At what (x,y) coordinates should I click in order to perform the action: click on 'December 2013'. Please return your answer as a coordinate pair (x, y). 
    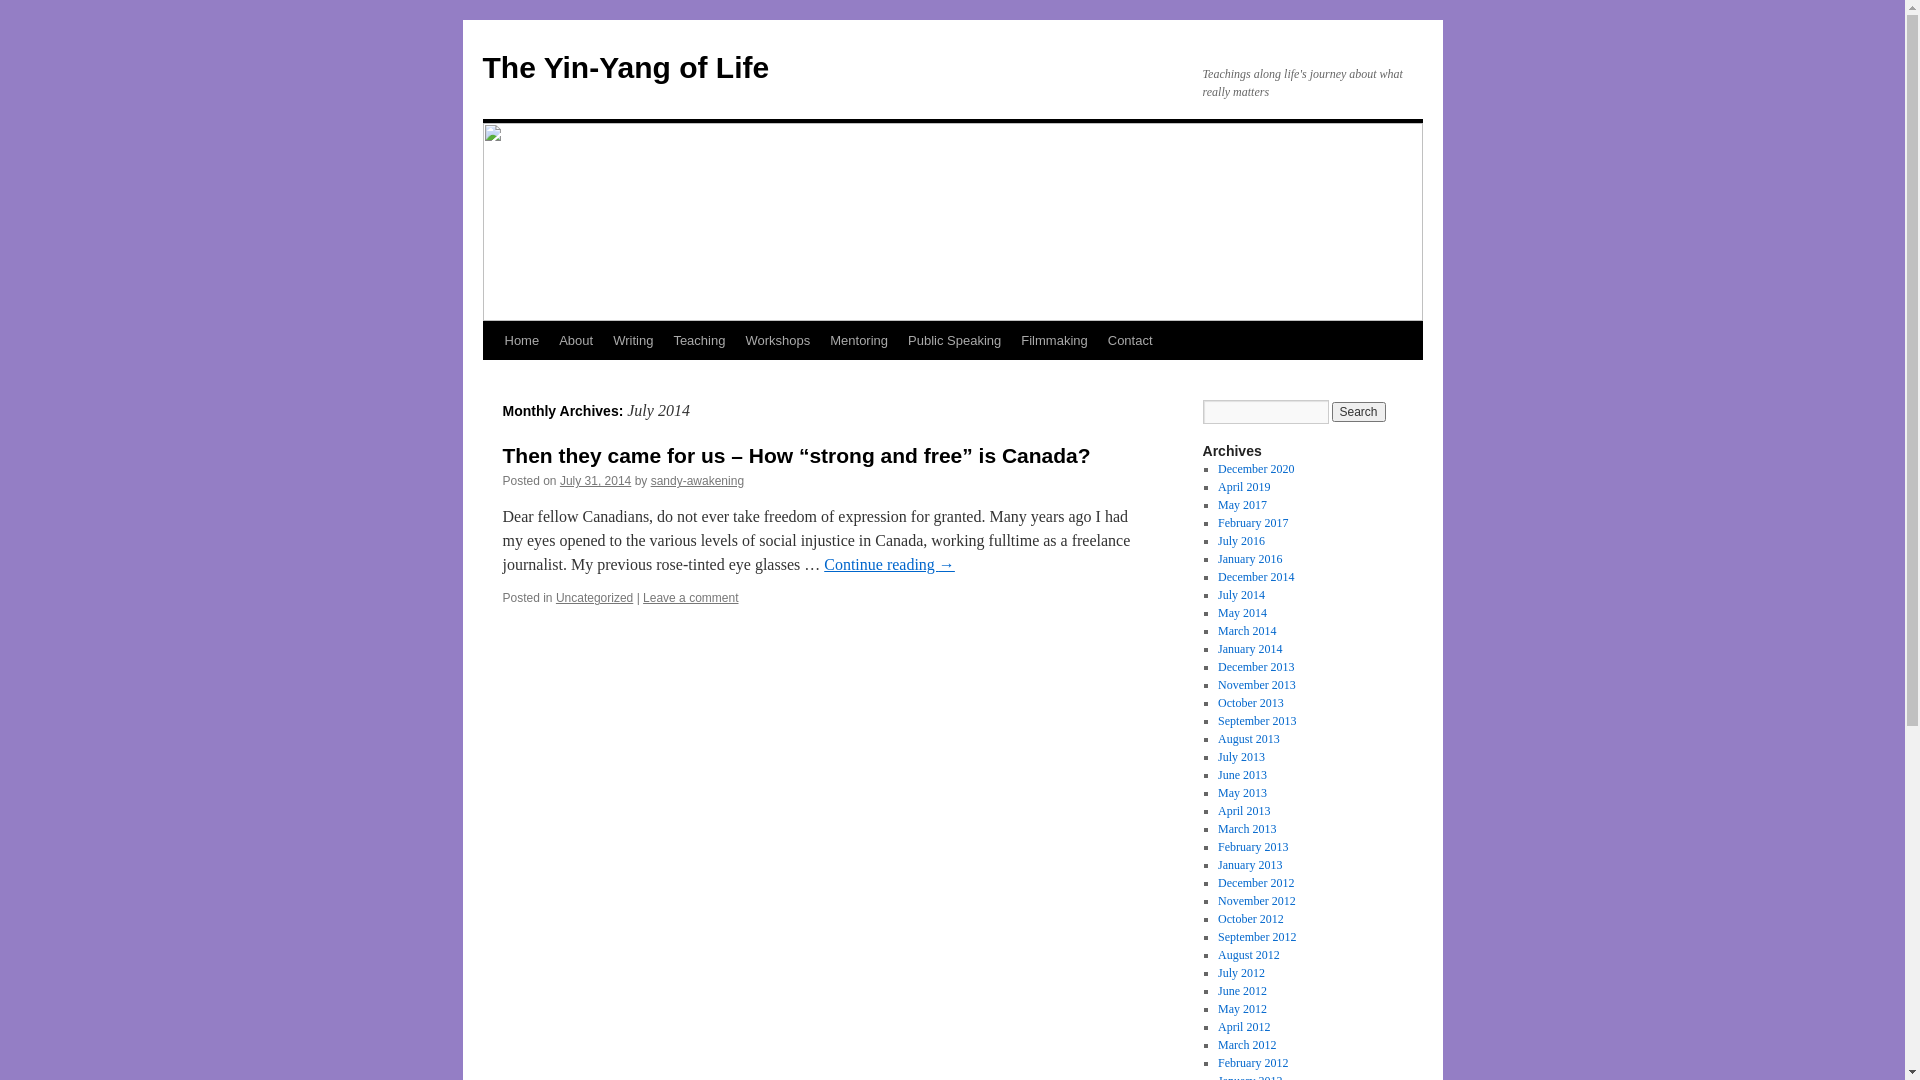
    Looking at the image, I should click on (1217, 667).